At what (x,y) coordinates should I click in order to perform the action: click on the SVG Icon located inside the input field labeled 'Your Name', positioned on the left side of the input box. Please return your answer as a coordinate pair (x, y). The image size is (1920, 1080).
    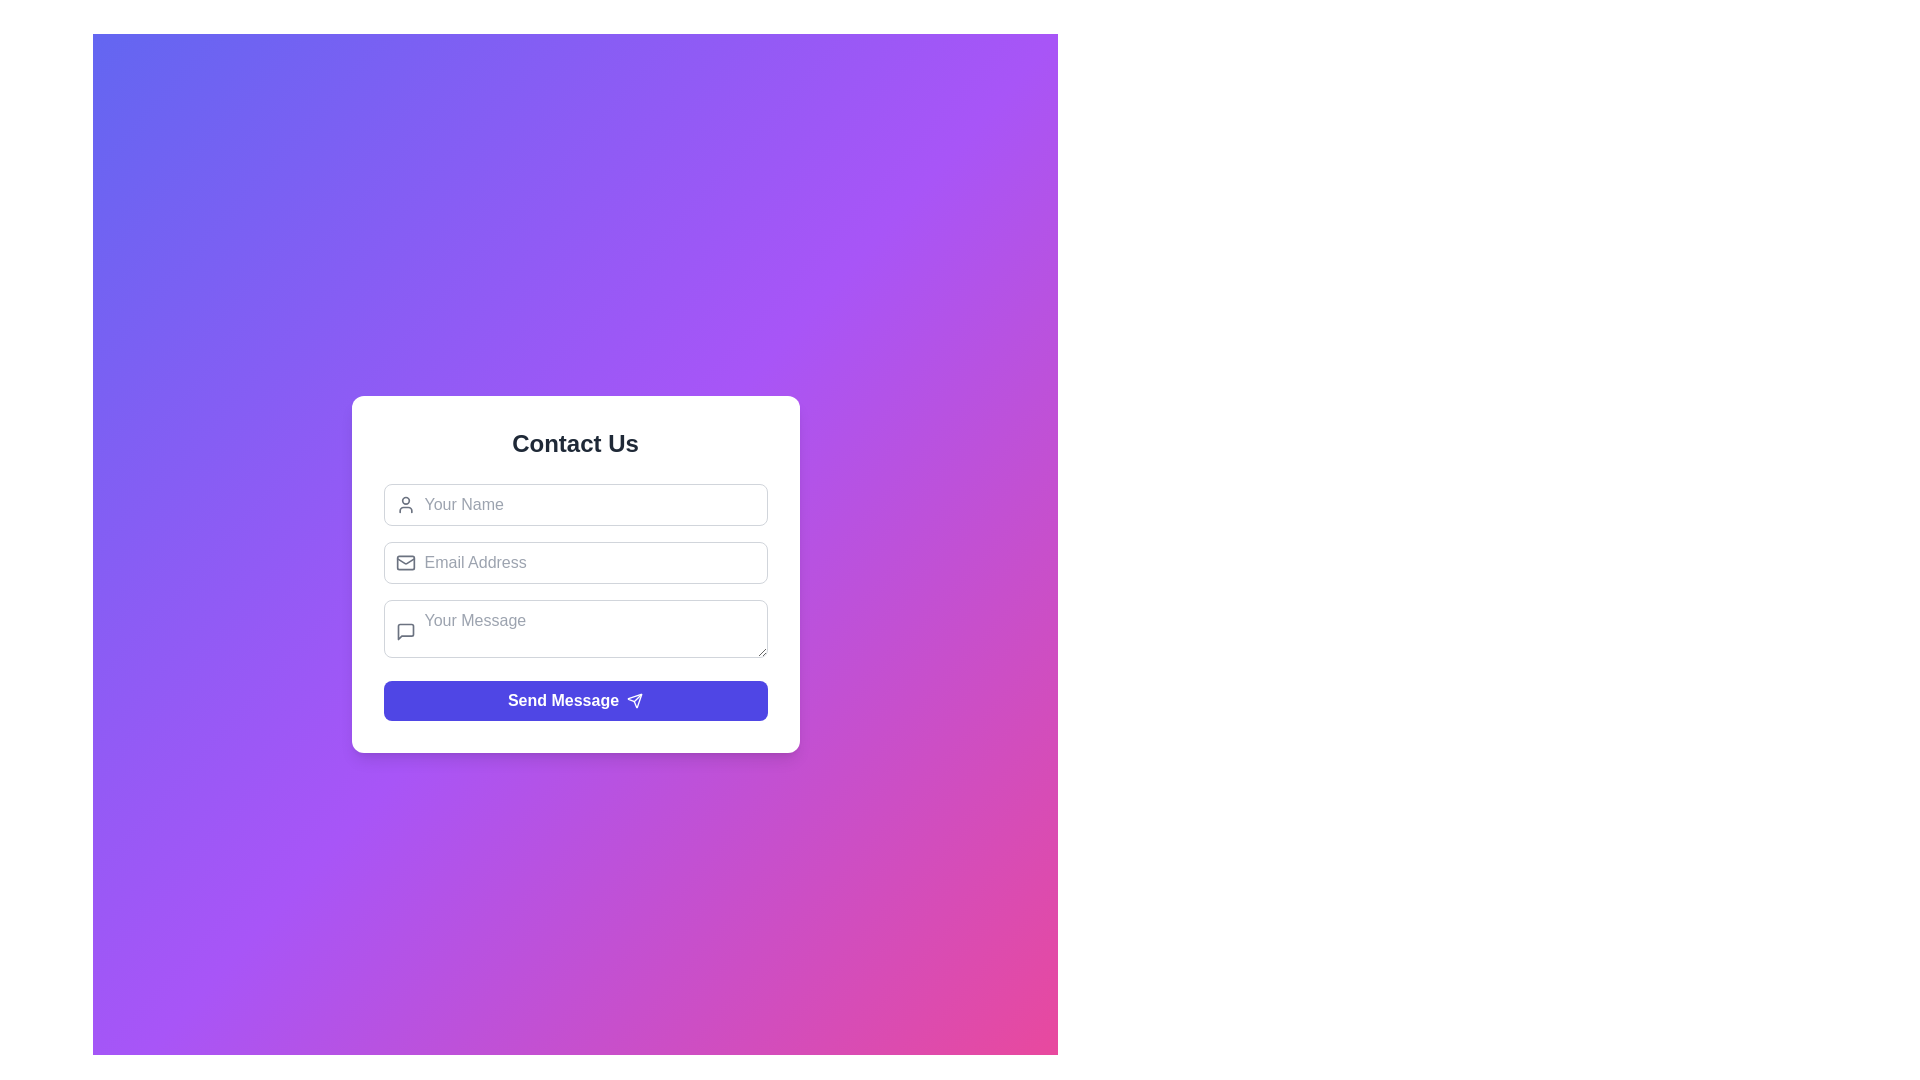
    Looking at the image, I should click on (404, 503).